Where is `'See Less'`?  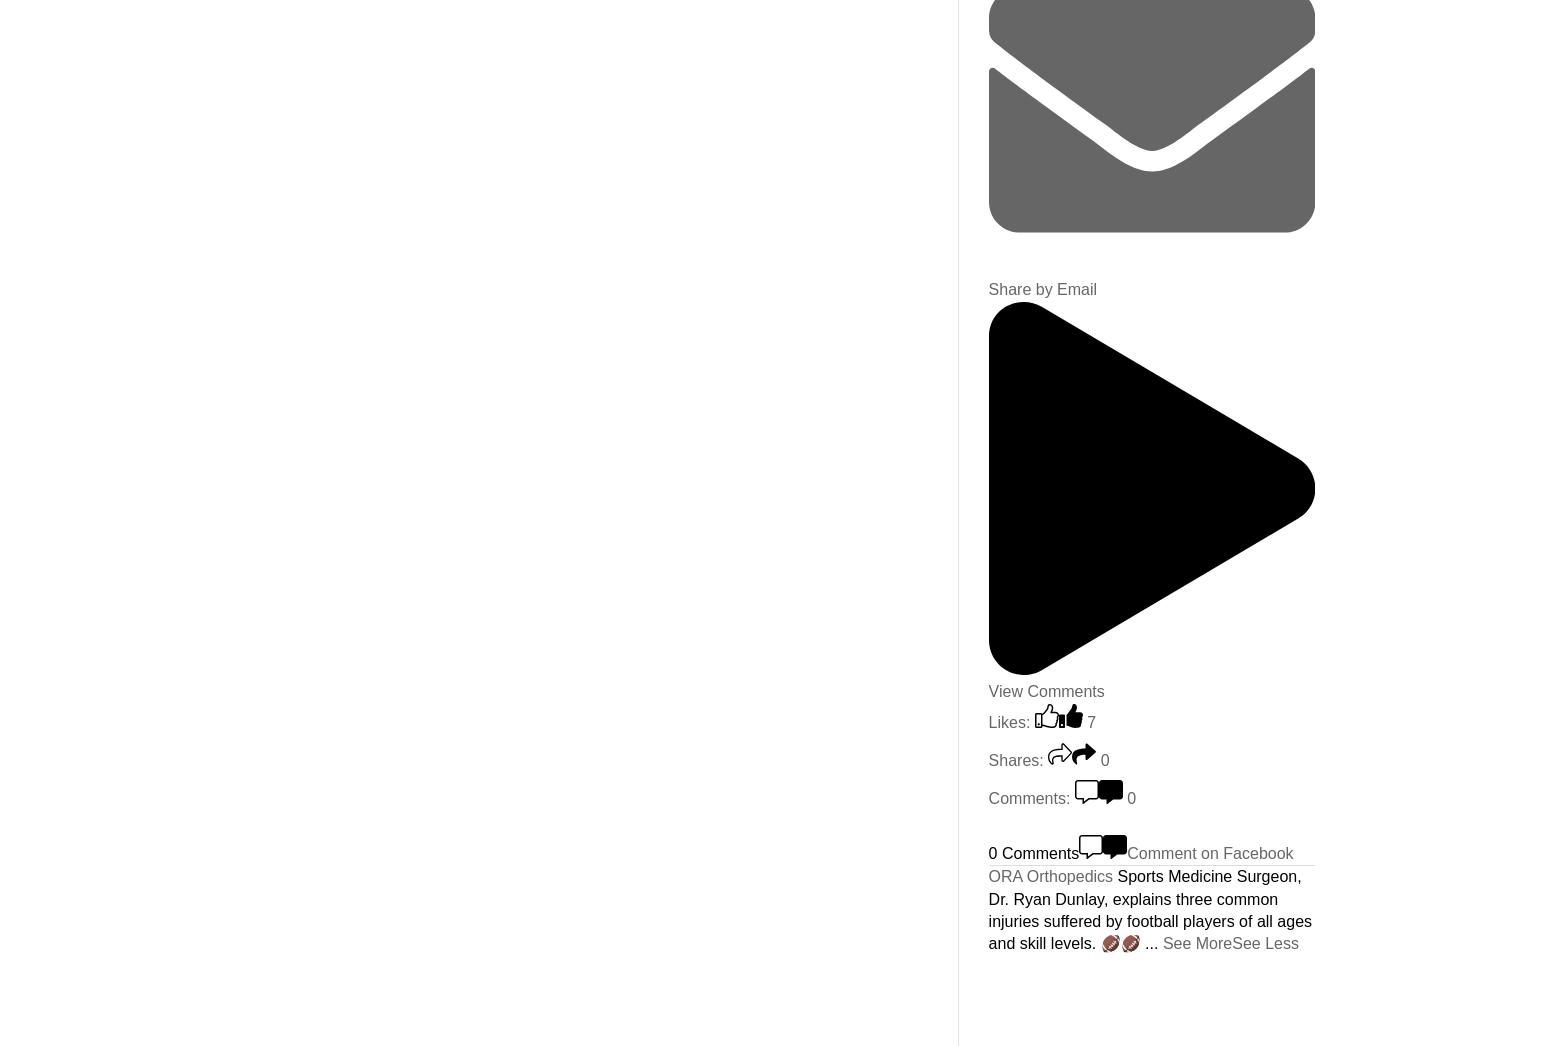 'See Less' is located at coordinates (1263, 942).